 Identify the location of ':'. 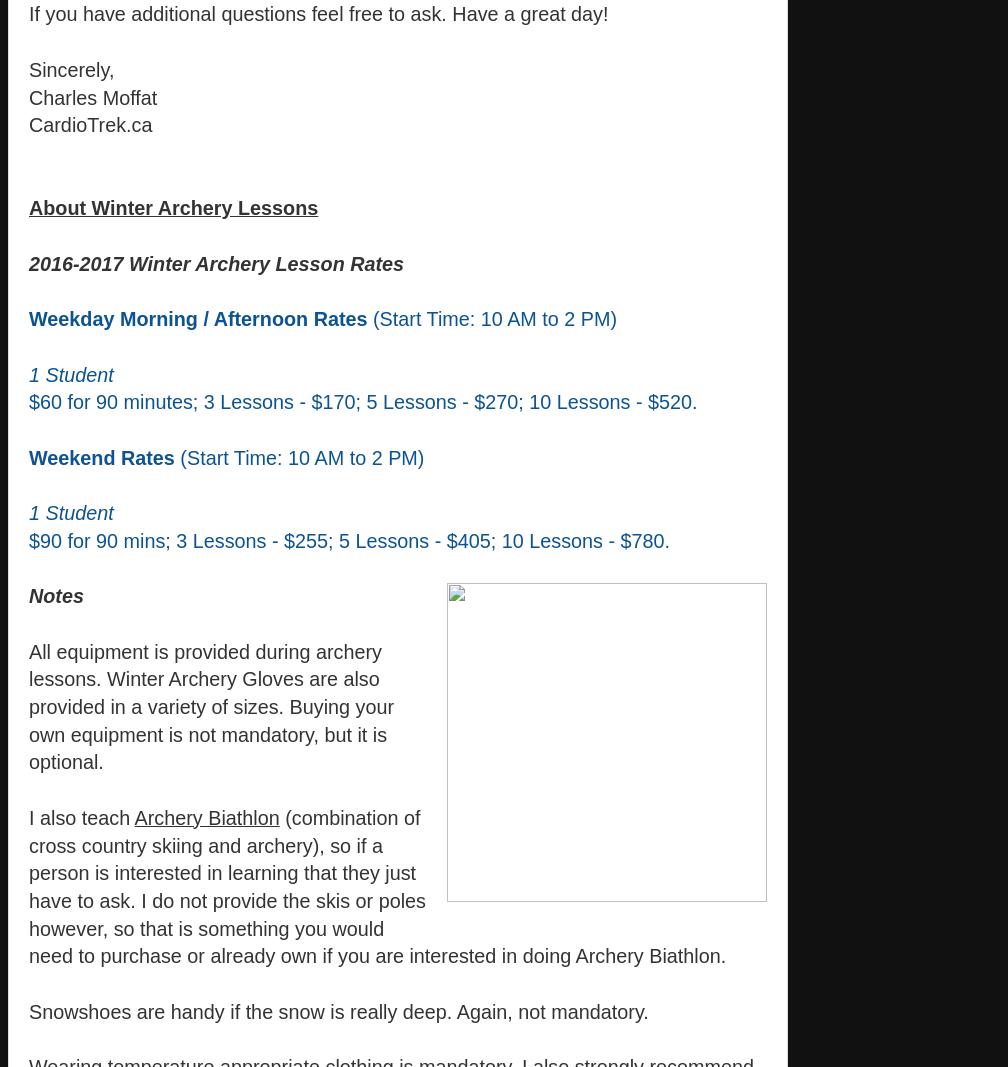
(276, 455).